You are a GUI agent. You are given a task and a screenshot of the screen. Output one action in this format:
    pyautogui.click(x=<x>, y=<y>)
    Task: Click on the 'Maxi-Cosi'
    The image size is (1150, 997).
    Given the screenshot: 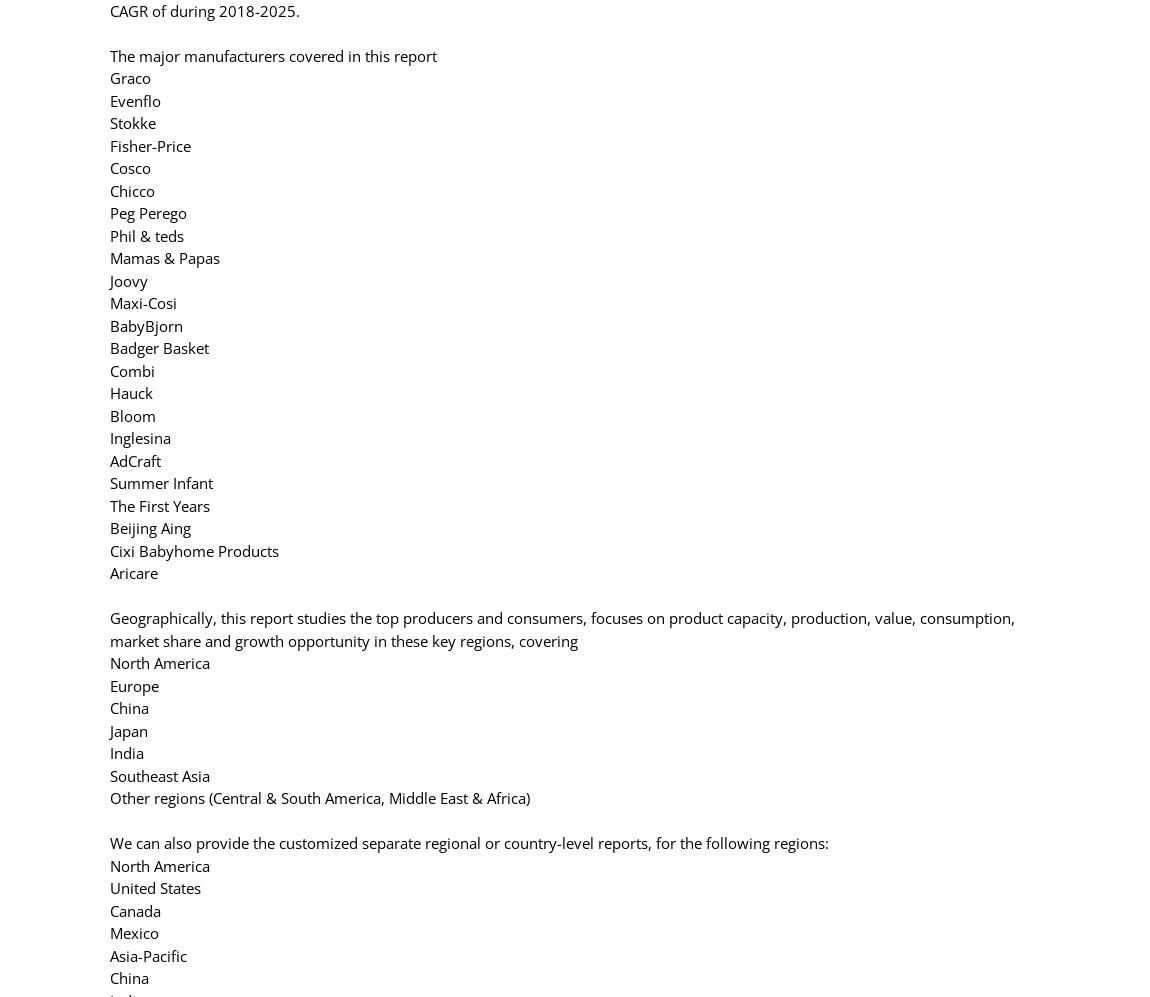 What is the action you would take?
    pyautogui.click(x=142, y=302)
    